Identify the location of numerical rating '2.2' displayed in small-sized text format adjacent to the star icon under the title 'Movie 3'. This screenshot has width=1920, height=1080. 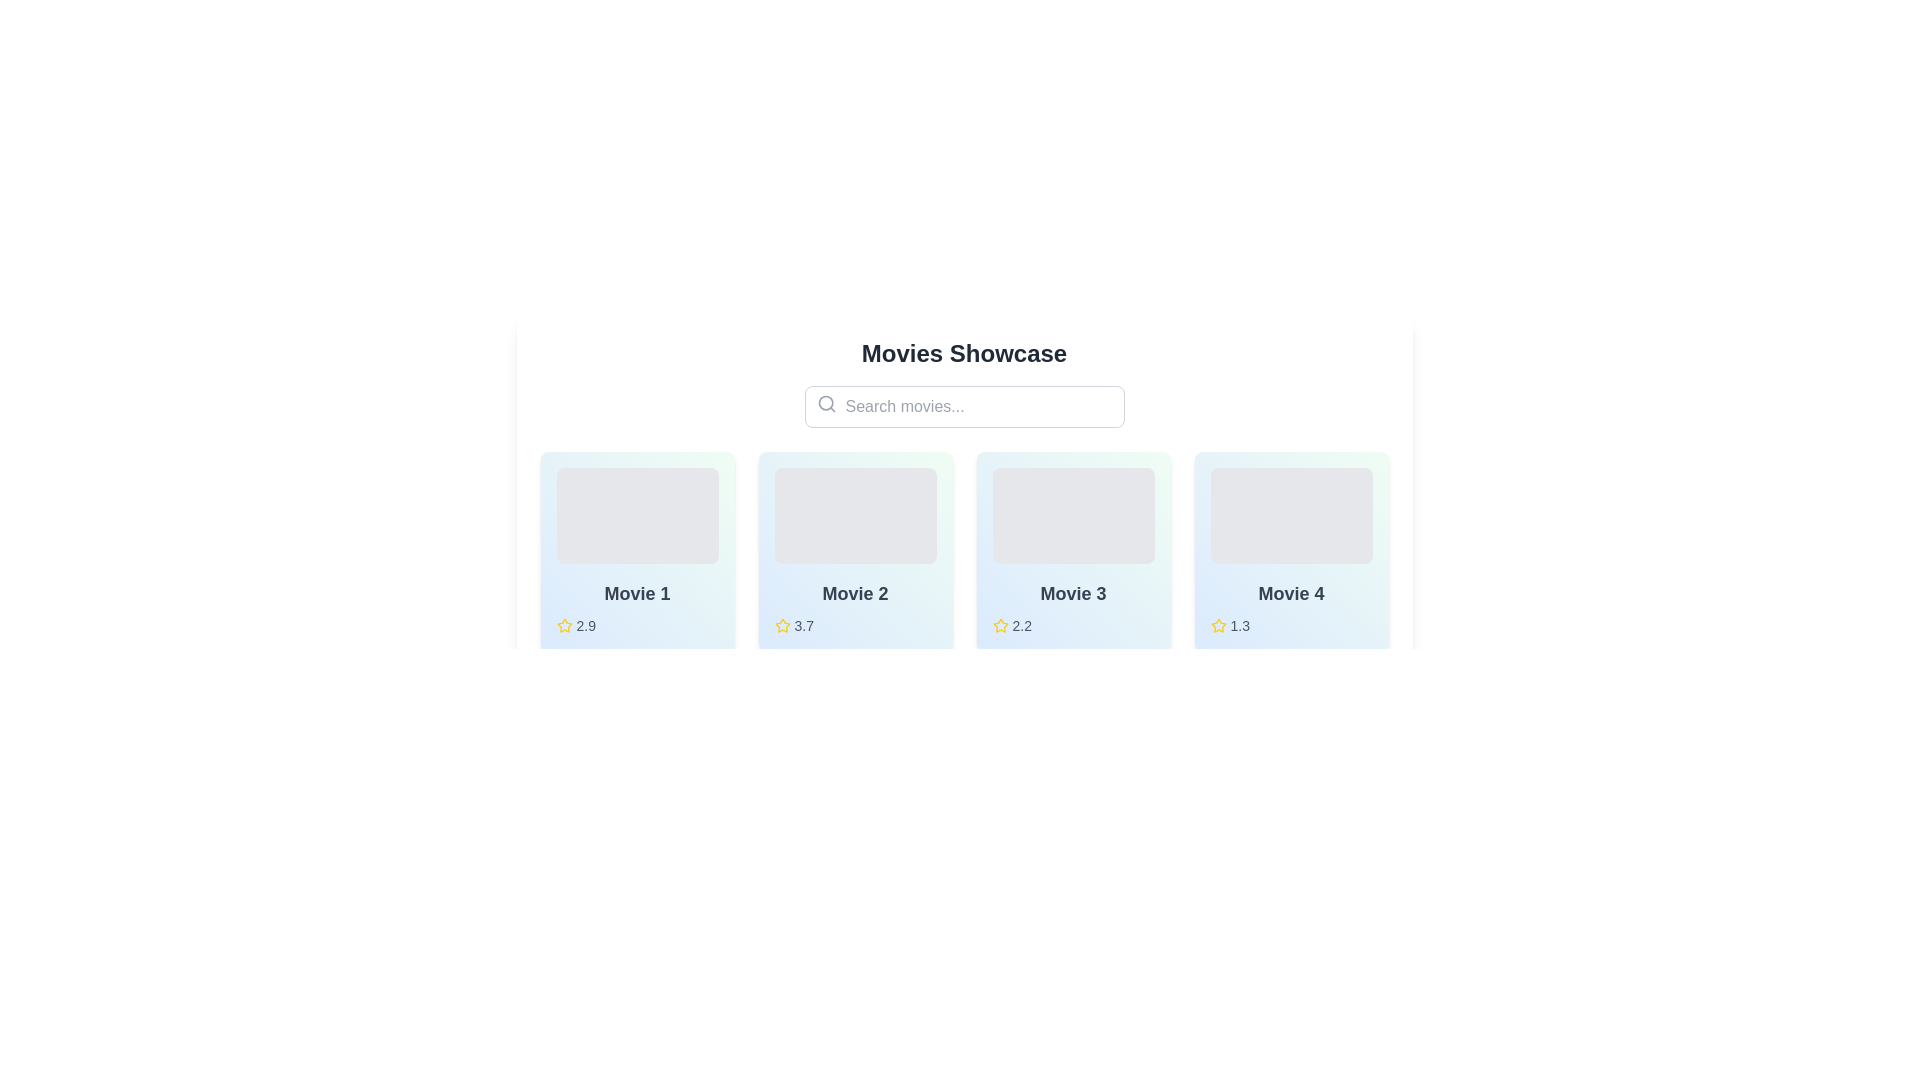
(1022, 624).